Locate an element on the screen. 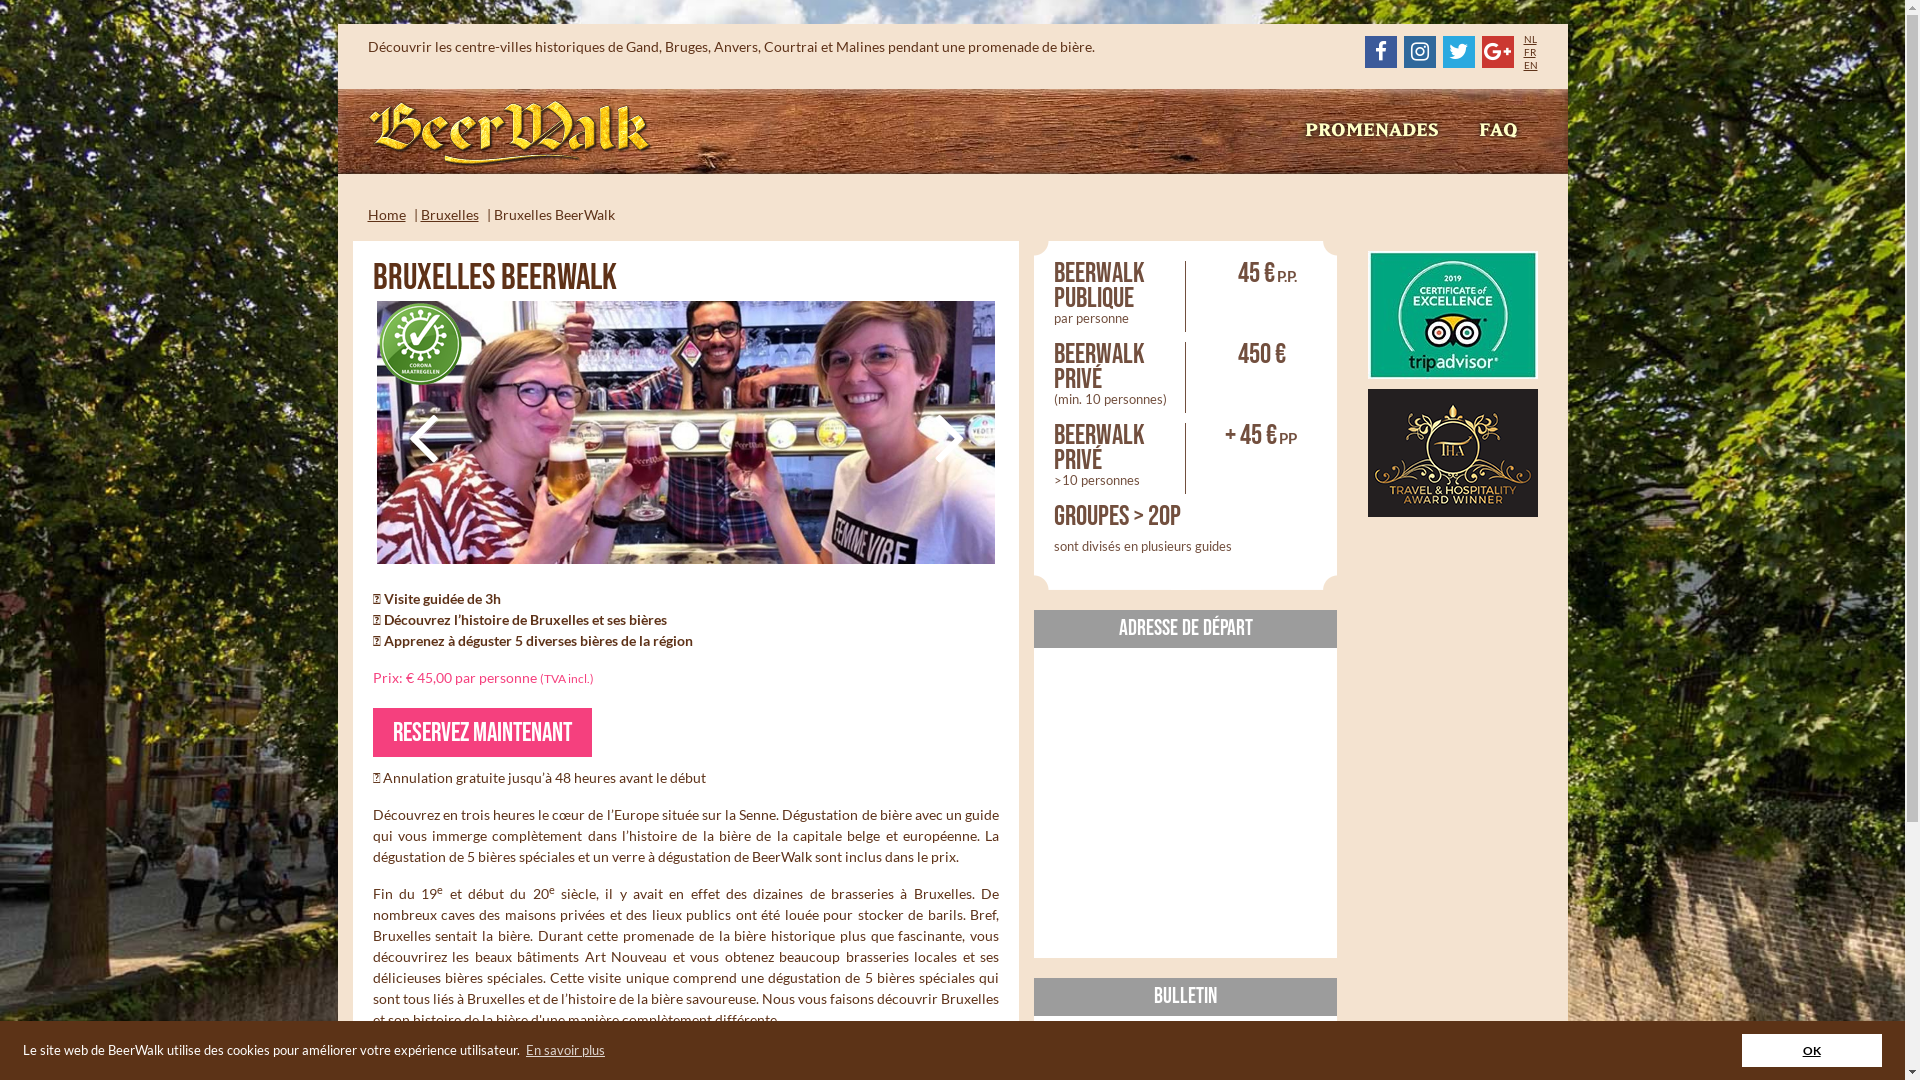 This screenshot has height=1080, width=1920. 'BeerWalk - Historische stadswandelingen' is located at coordinates (510, 132).